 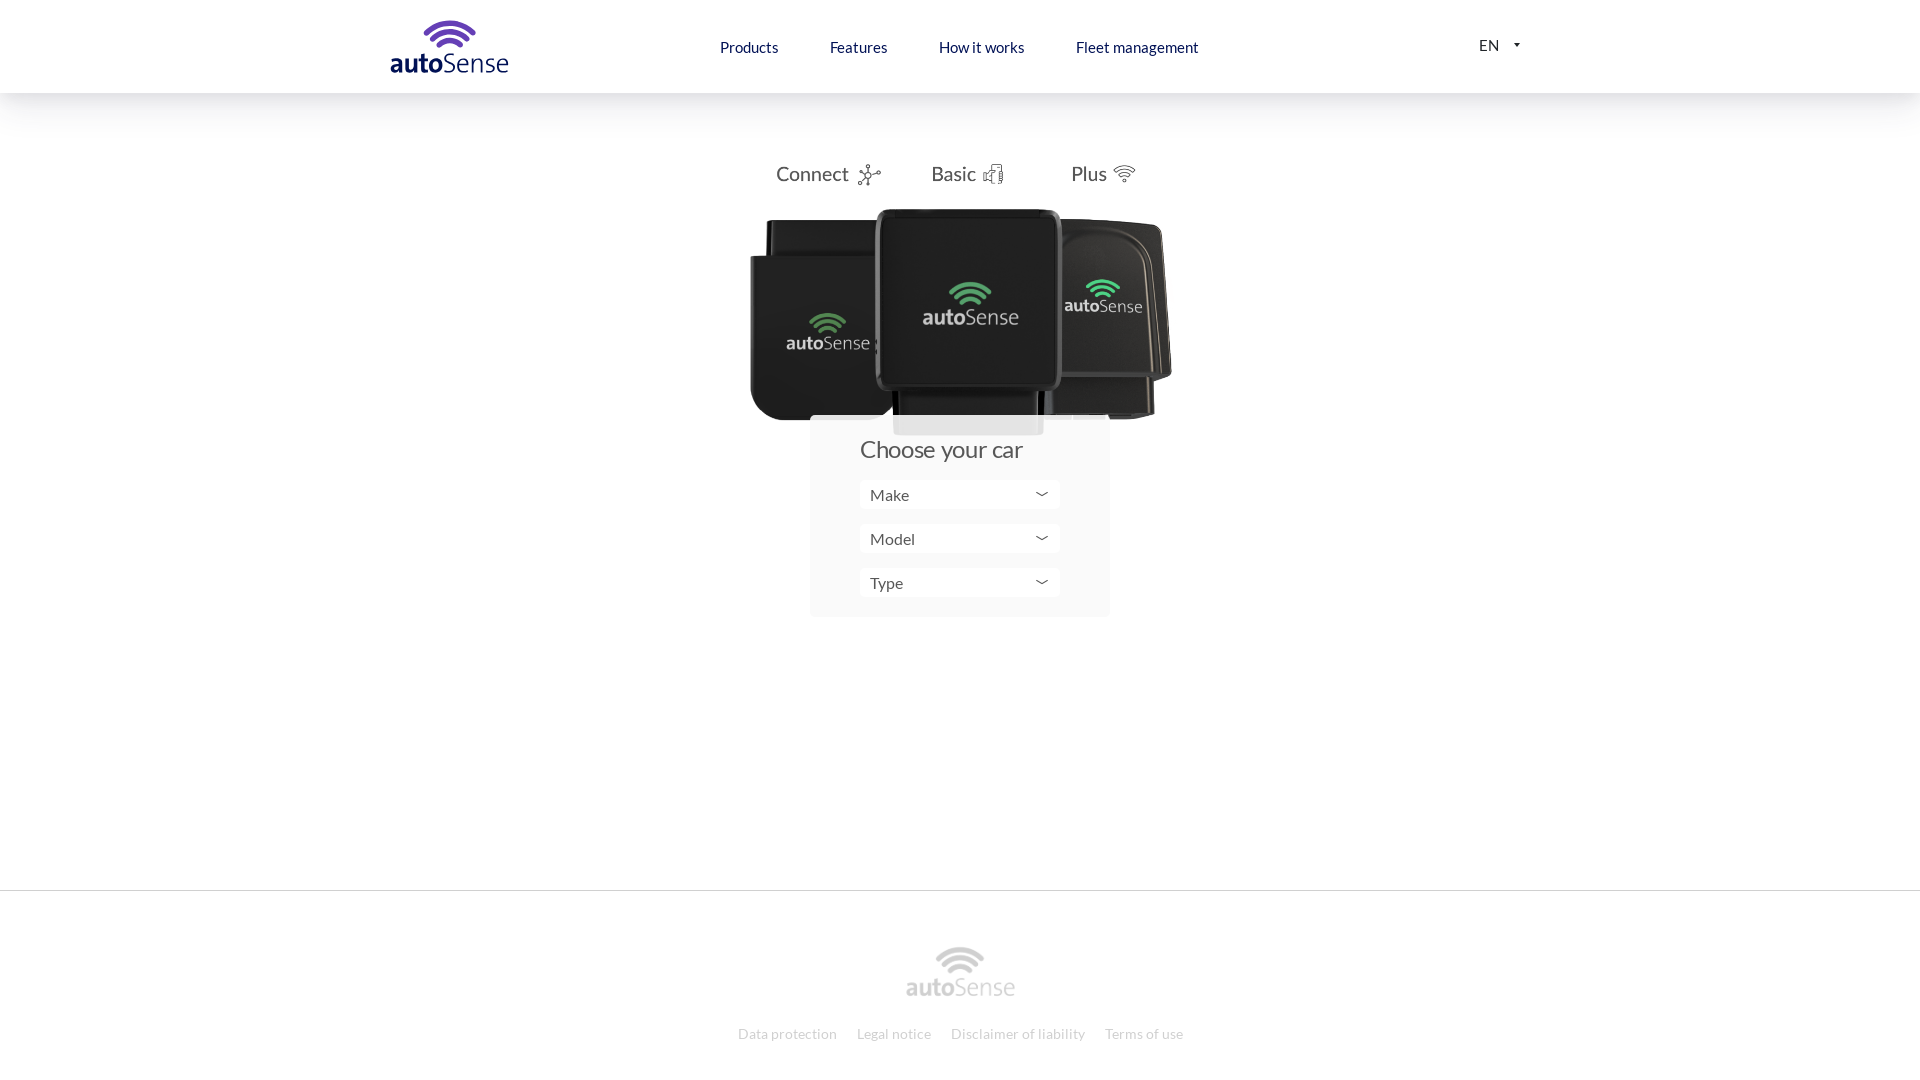 What do you see at coordinates (727, 1033) in the screenshot?
I see `'Data protection'` at bounding box center [727, 1033].